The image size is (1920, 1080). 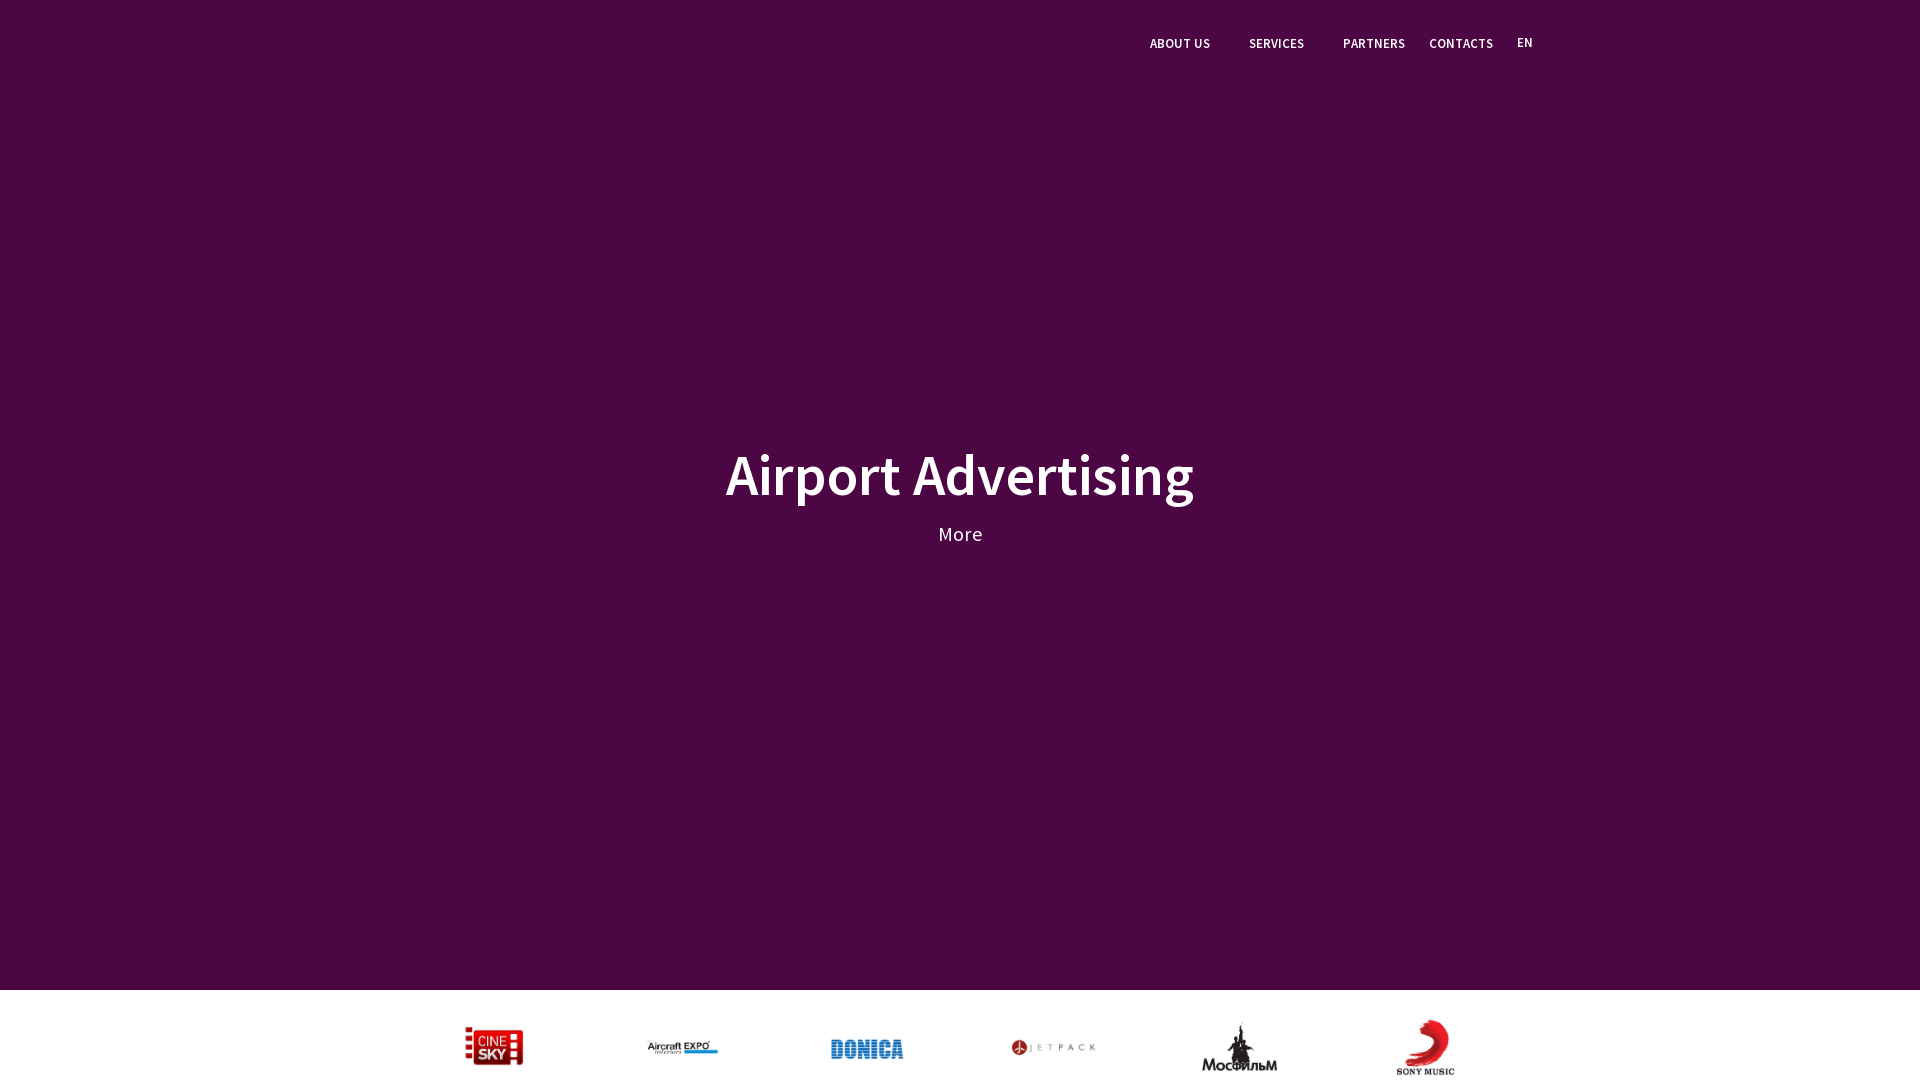 What do you see at coordinates (1283, 45) in the screenshot?
I see `'SERVICES'` at bounding box center [1283, 45].